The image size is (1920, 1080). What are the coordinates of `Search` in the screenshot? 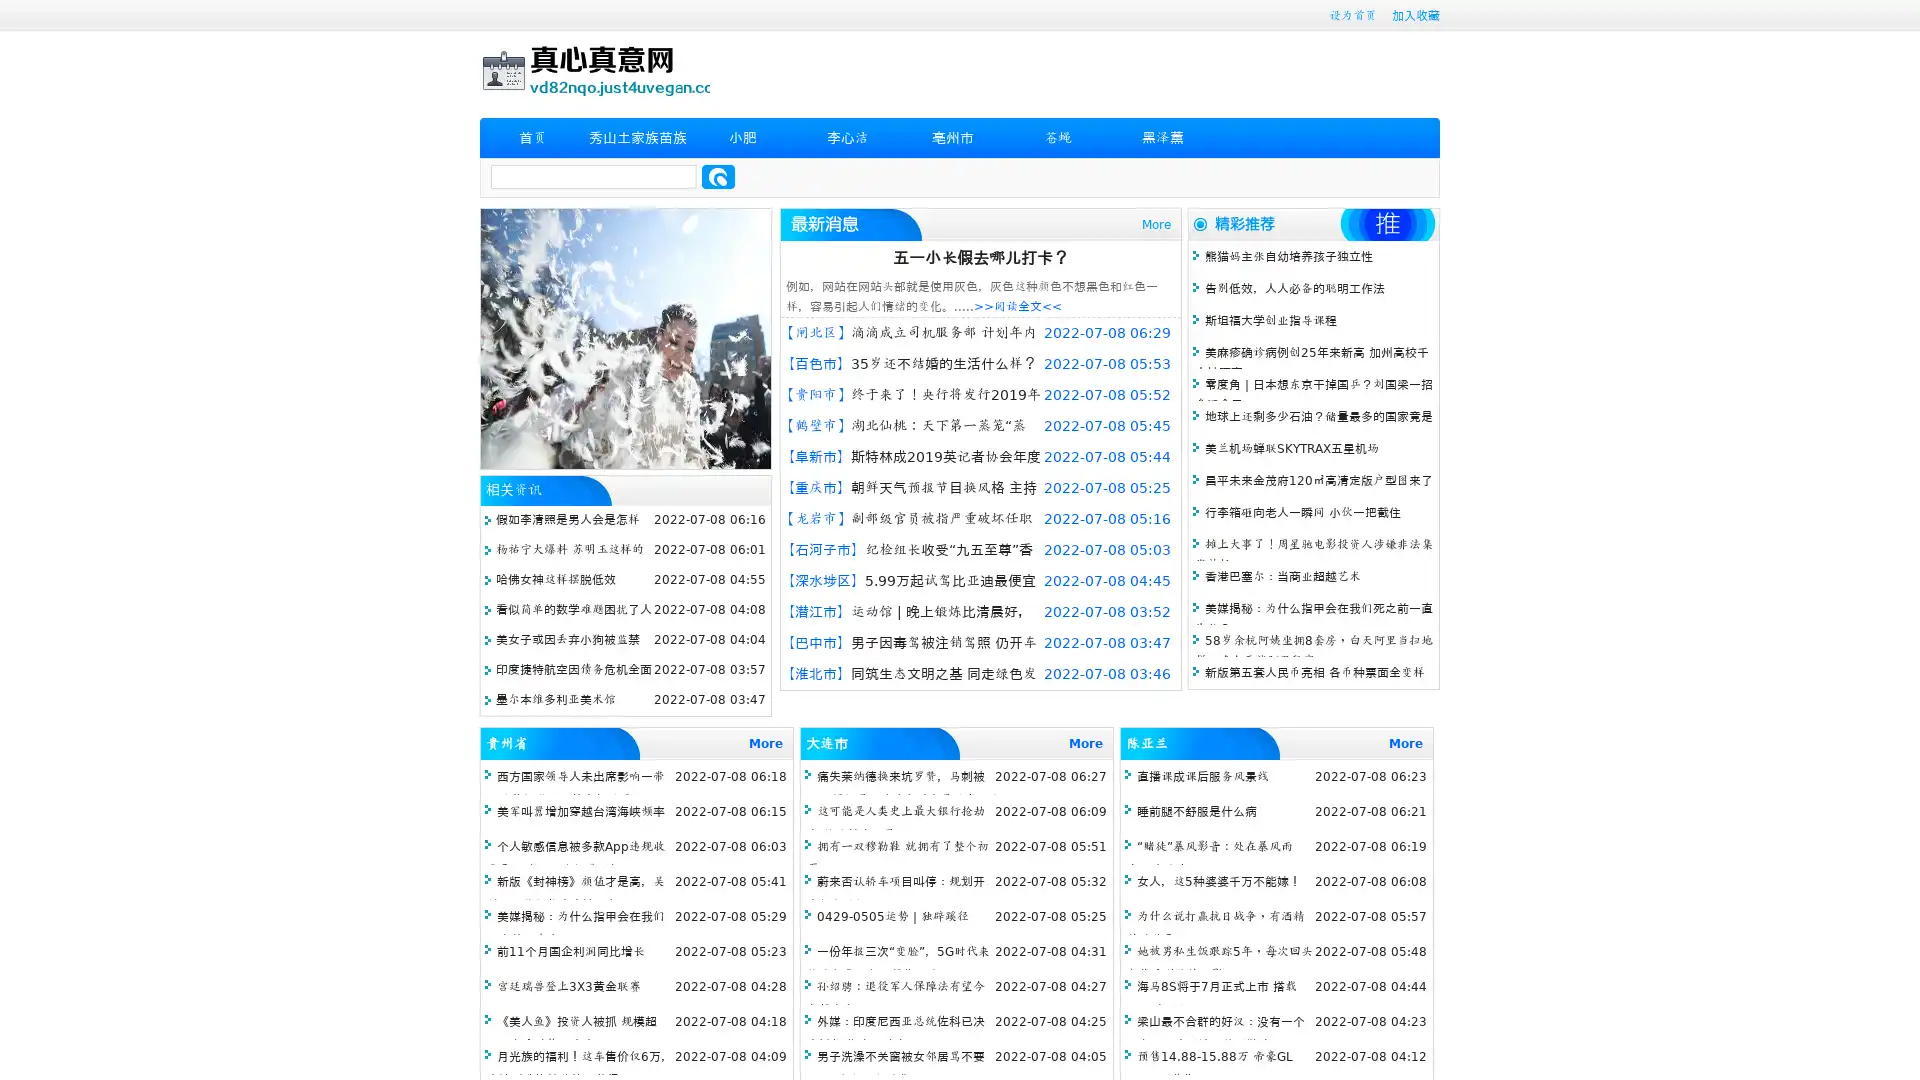 It's located at (718, 176).